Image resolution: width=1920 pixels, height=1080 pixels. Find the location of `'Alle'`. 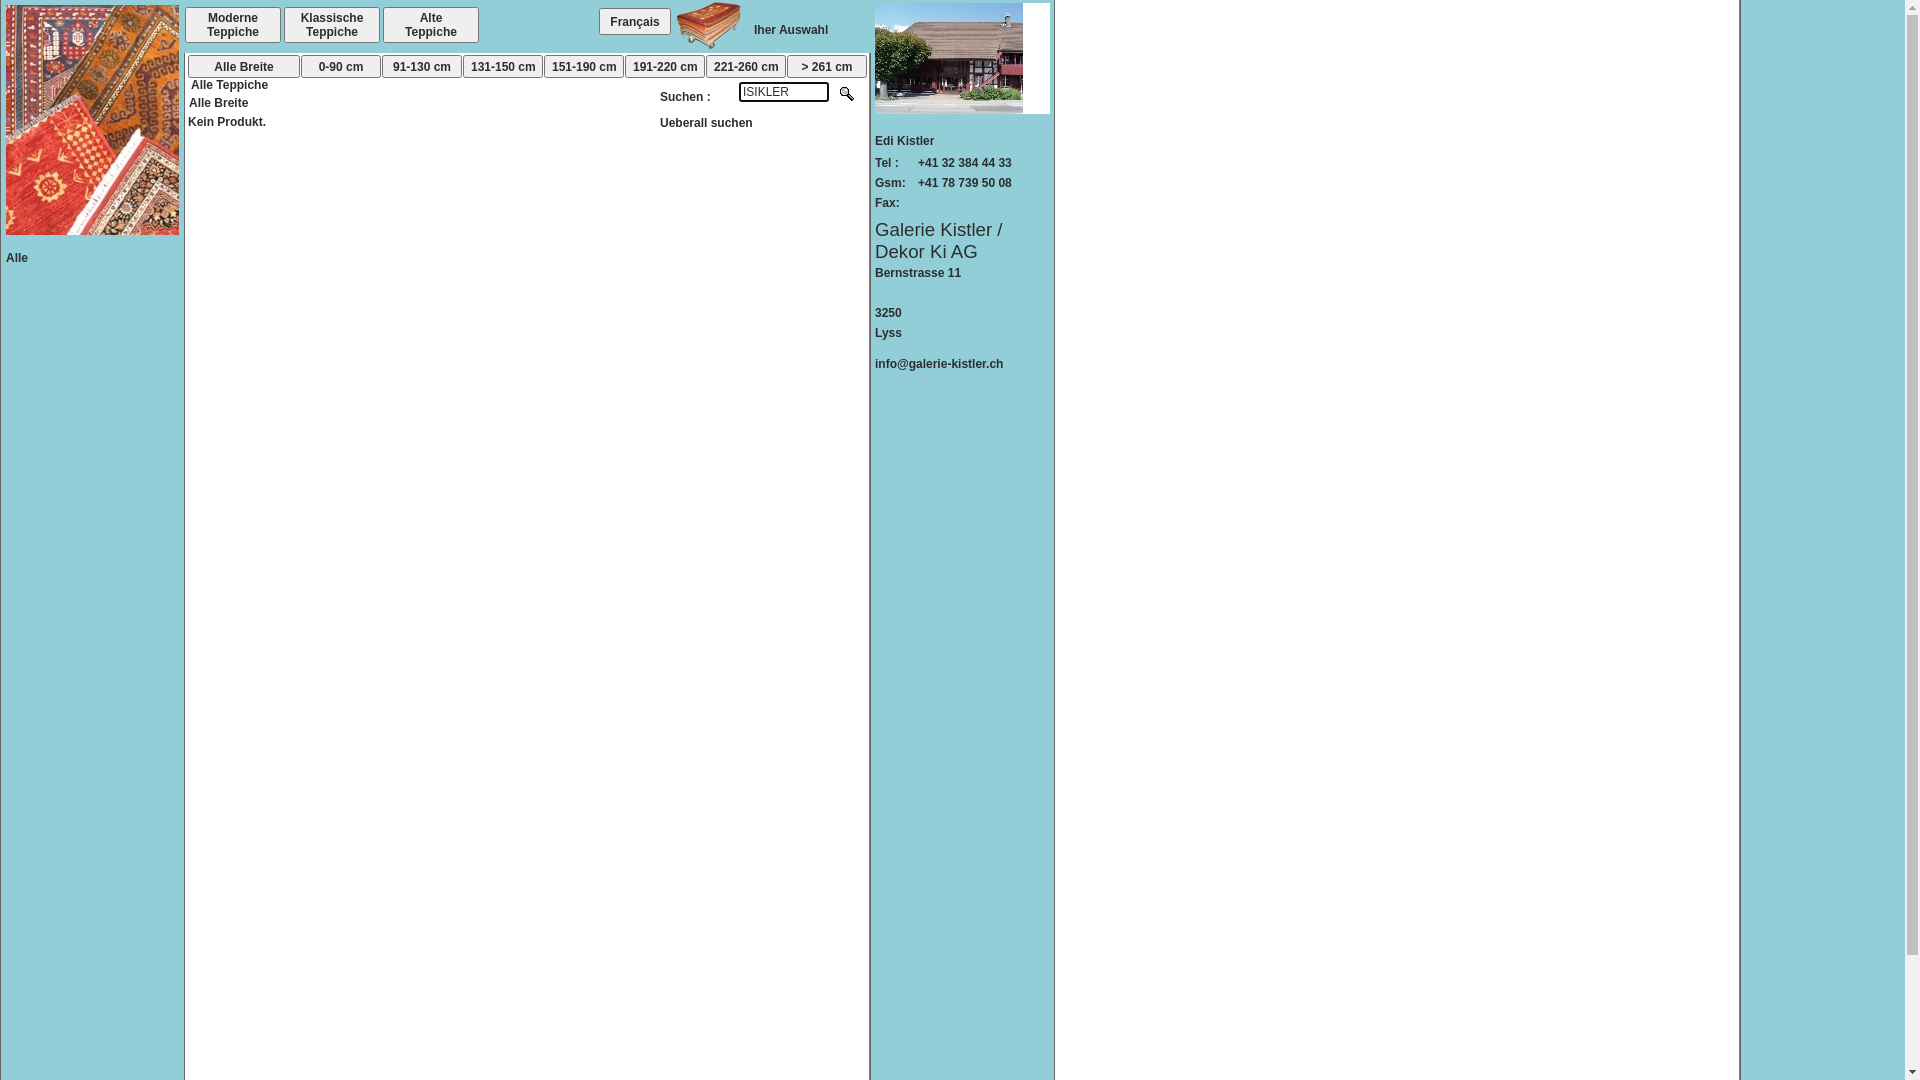

'Alle' is located at coordinates (17, 257).